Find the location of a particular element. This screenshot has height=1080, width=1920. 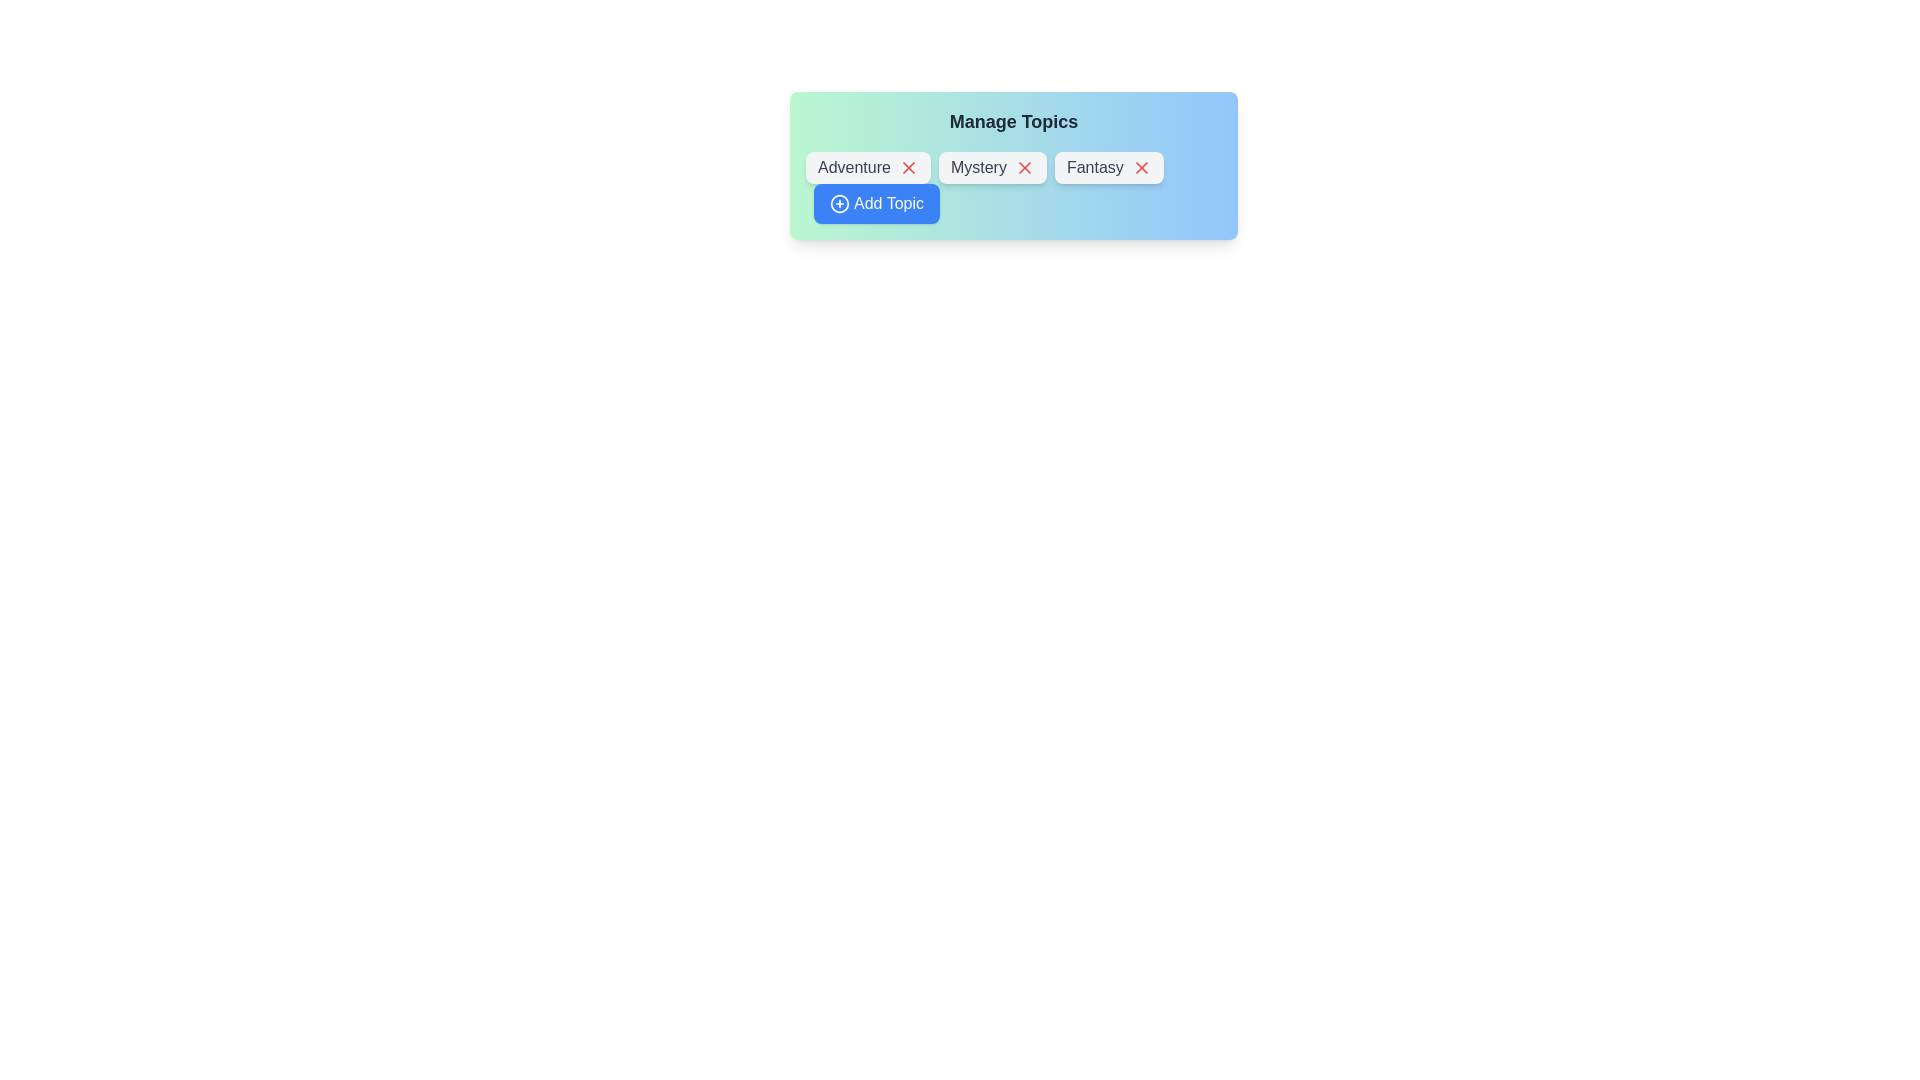

the text of the chip label Fantasy for copying is located at coordinates (1094, 167).